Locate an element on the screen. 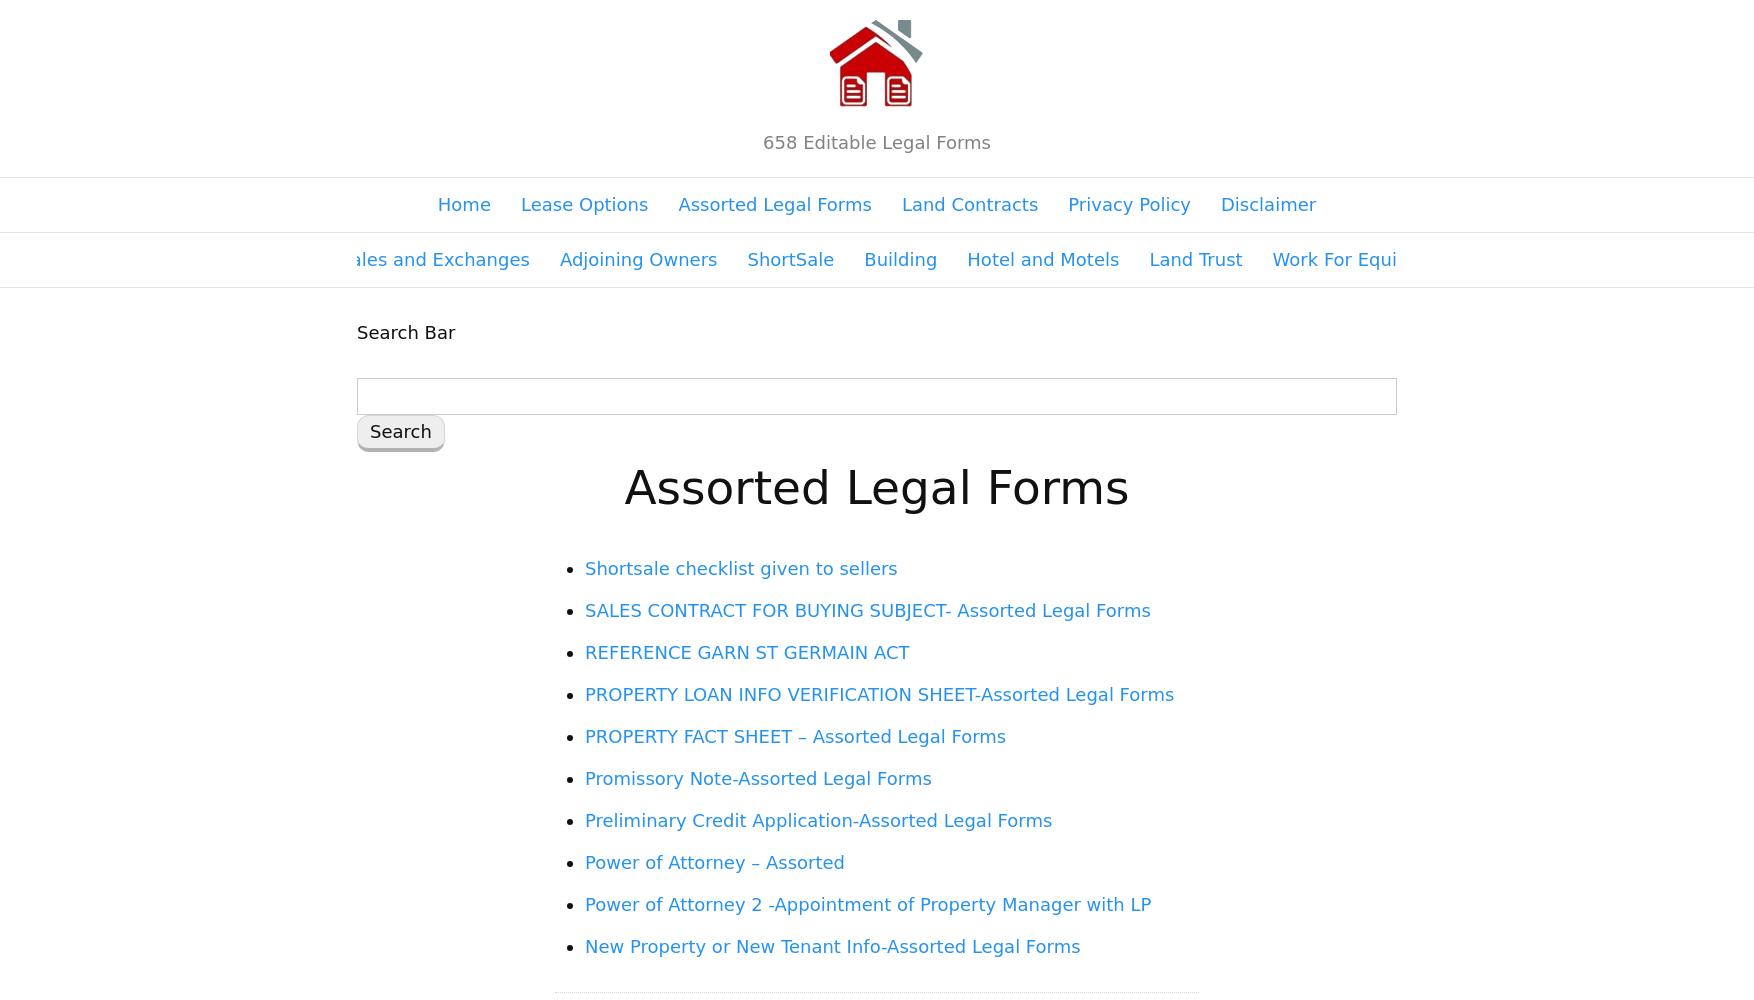 Image resolution: width=1754 pixels, height=1000 pixels. 'REFERENCE GARN ST GERMAIN ACT' is located at coordinates (747, 652).